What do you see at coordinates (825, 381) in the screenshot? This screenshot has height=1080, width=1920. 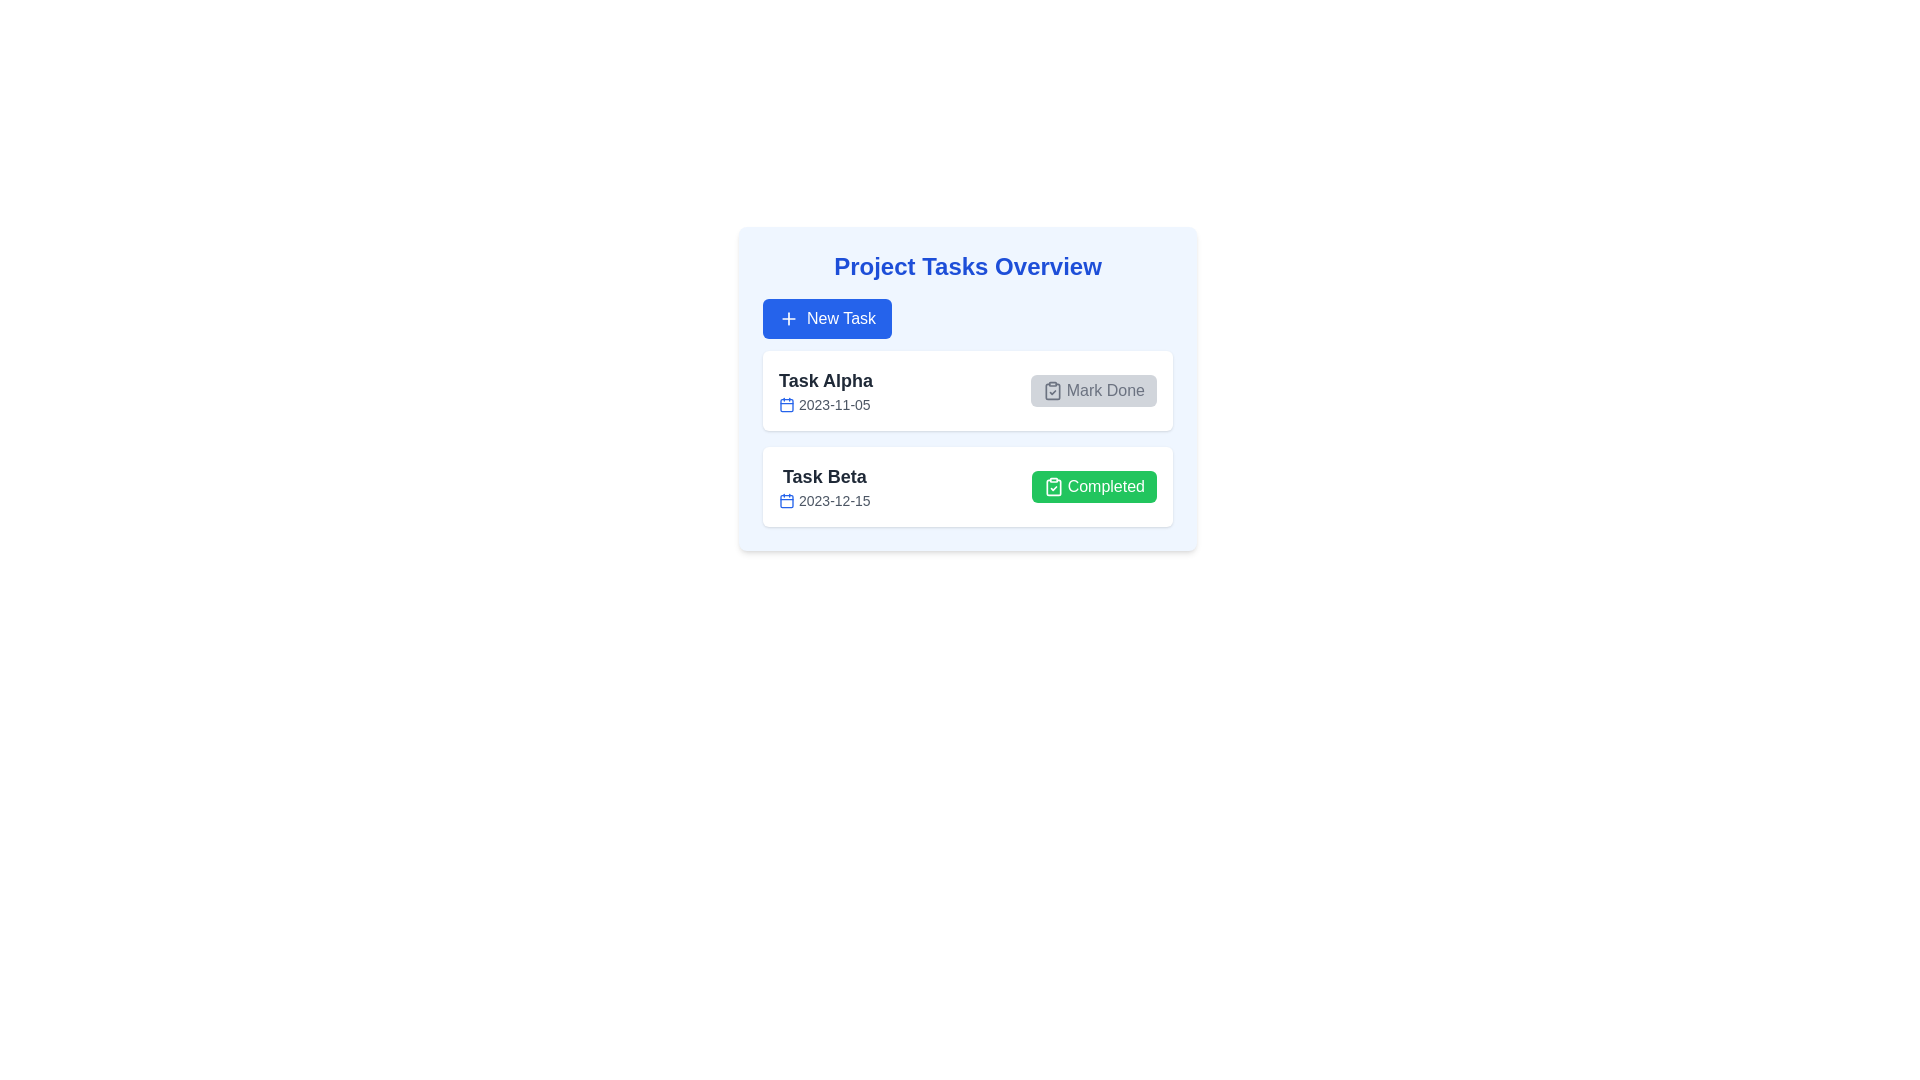 I see `prominent text label displaying 'Task Alpha', which is styled in a larger, bold font and is located above the date '2023-11-05'` at bounding box center [825, 381].